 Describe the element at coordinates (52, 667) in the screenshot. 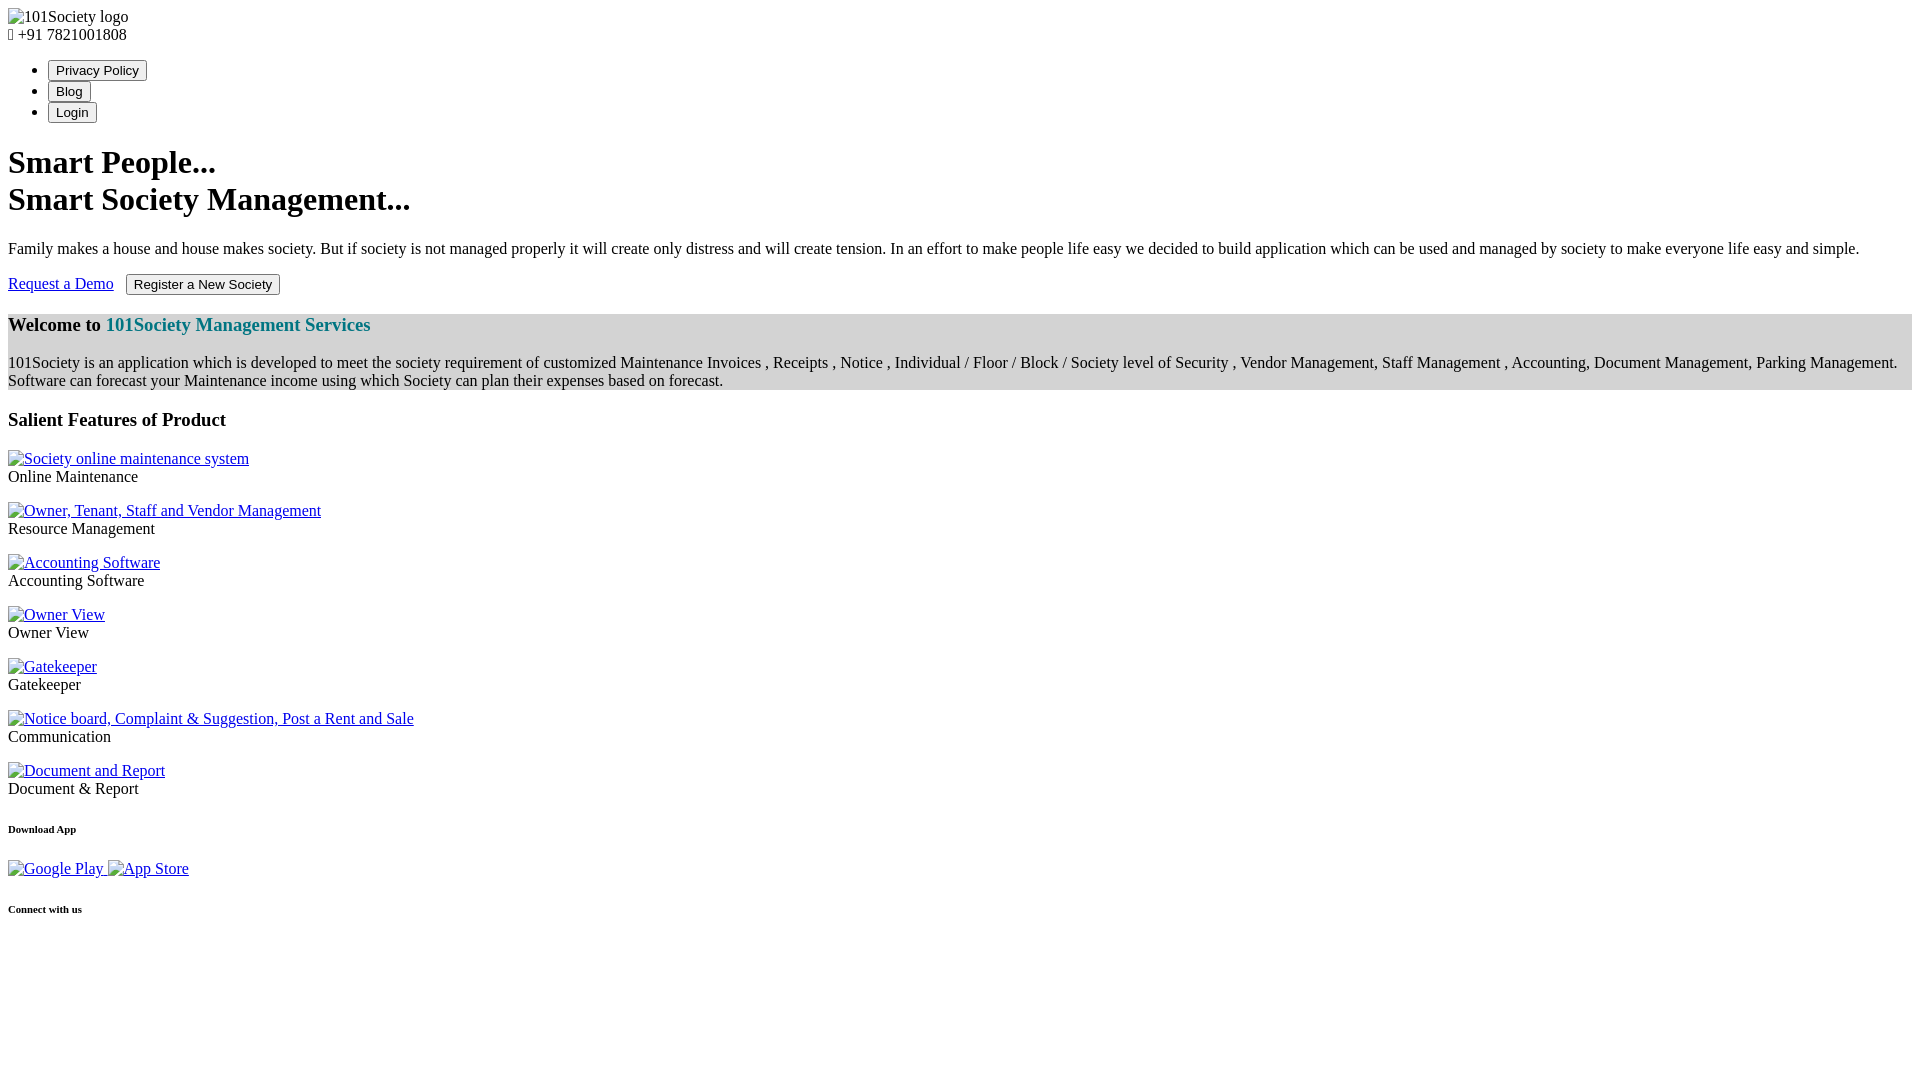

I see `'Gatekeeper'` at that location.